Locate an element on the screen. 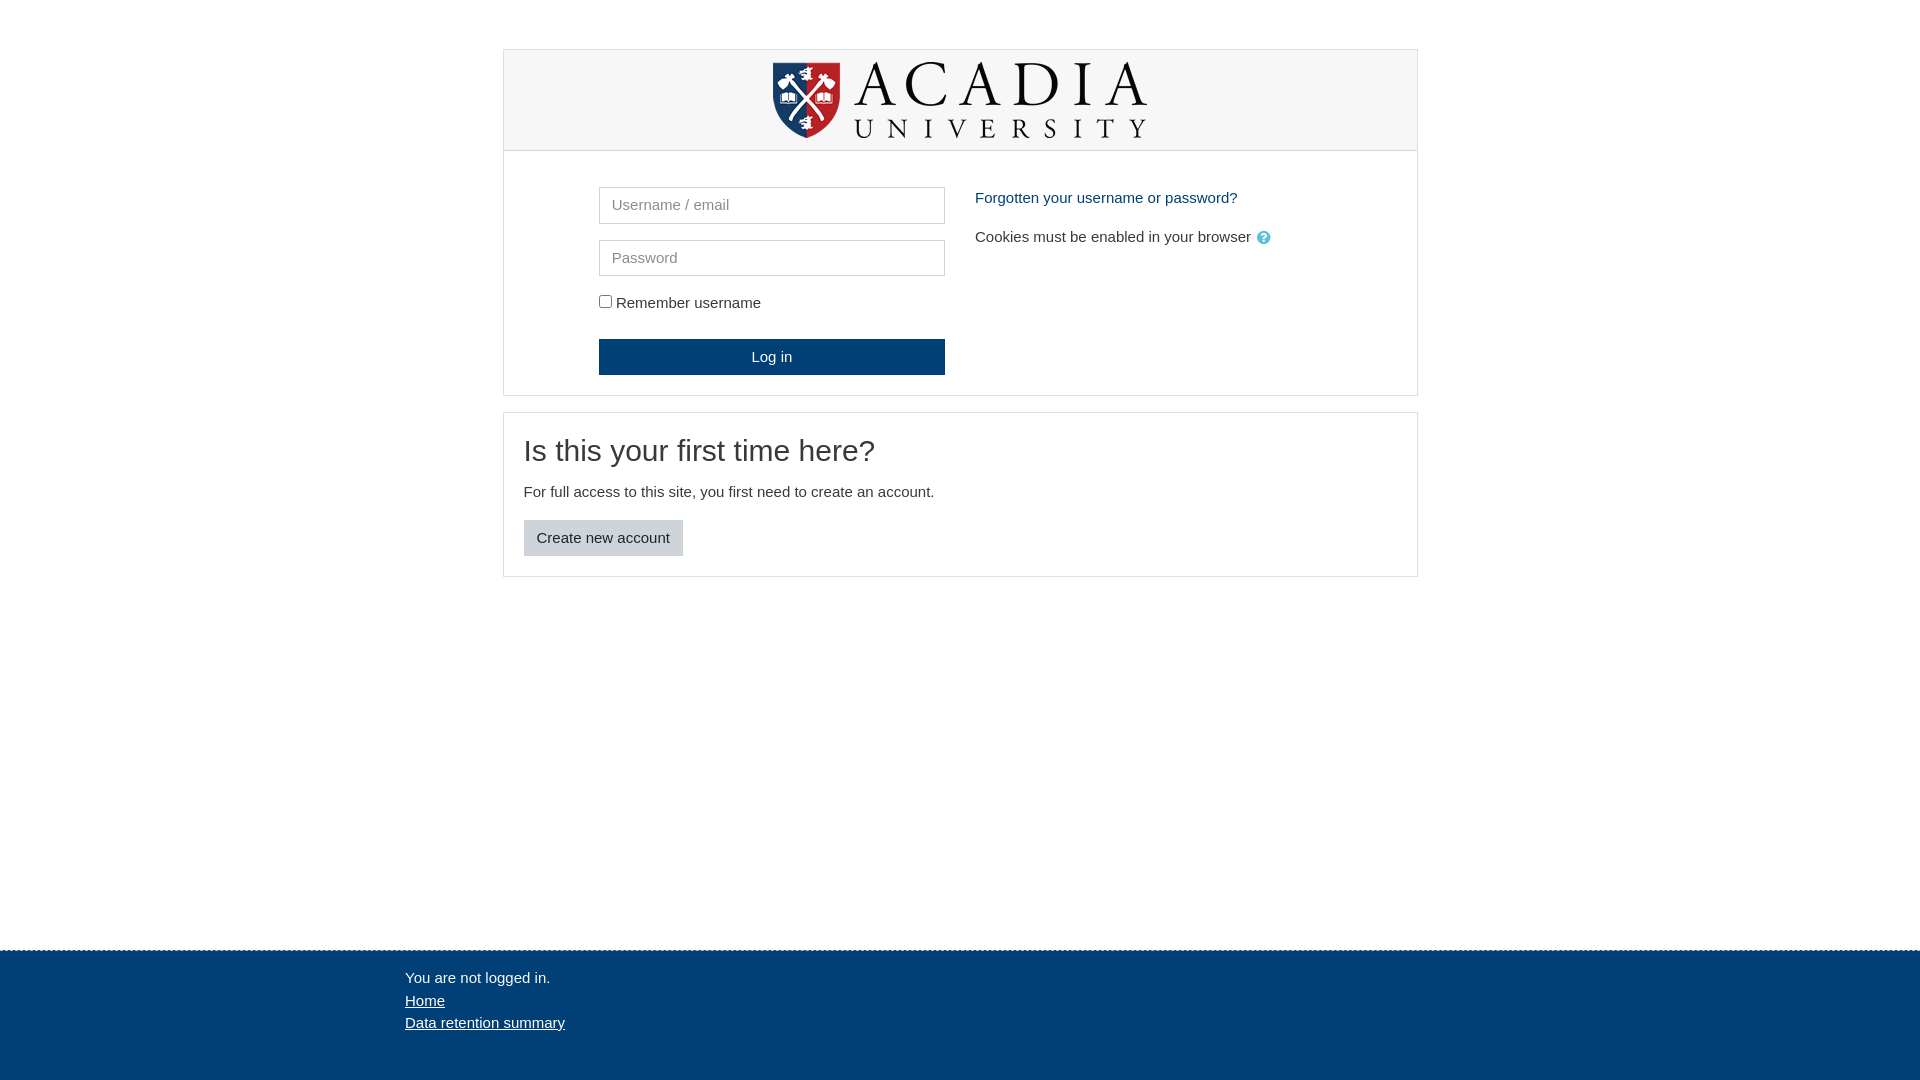 The height and width of the screenshot is (1080, 1920). 'Home' is located at coordinates (424, 1000).